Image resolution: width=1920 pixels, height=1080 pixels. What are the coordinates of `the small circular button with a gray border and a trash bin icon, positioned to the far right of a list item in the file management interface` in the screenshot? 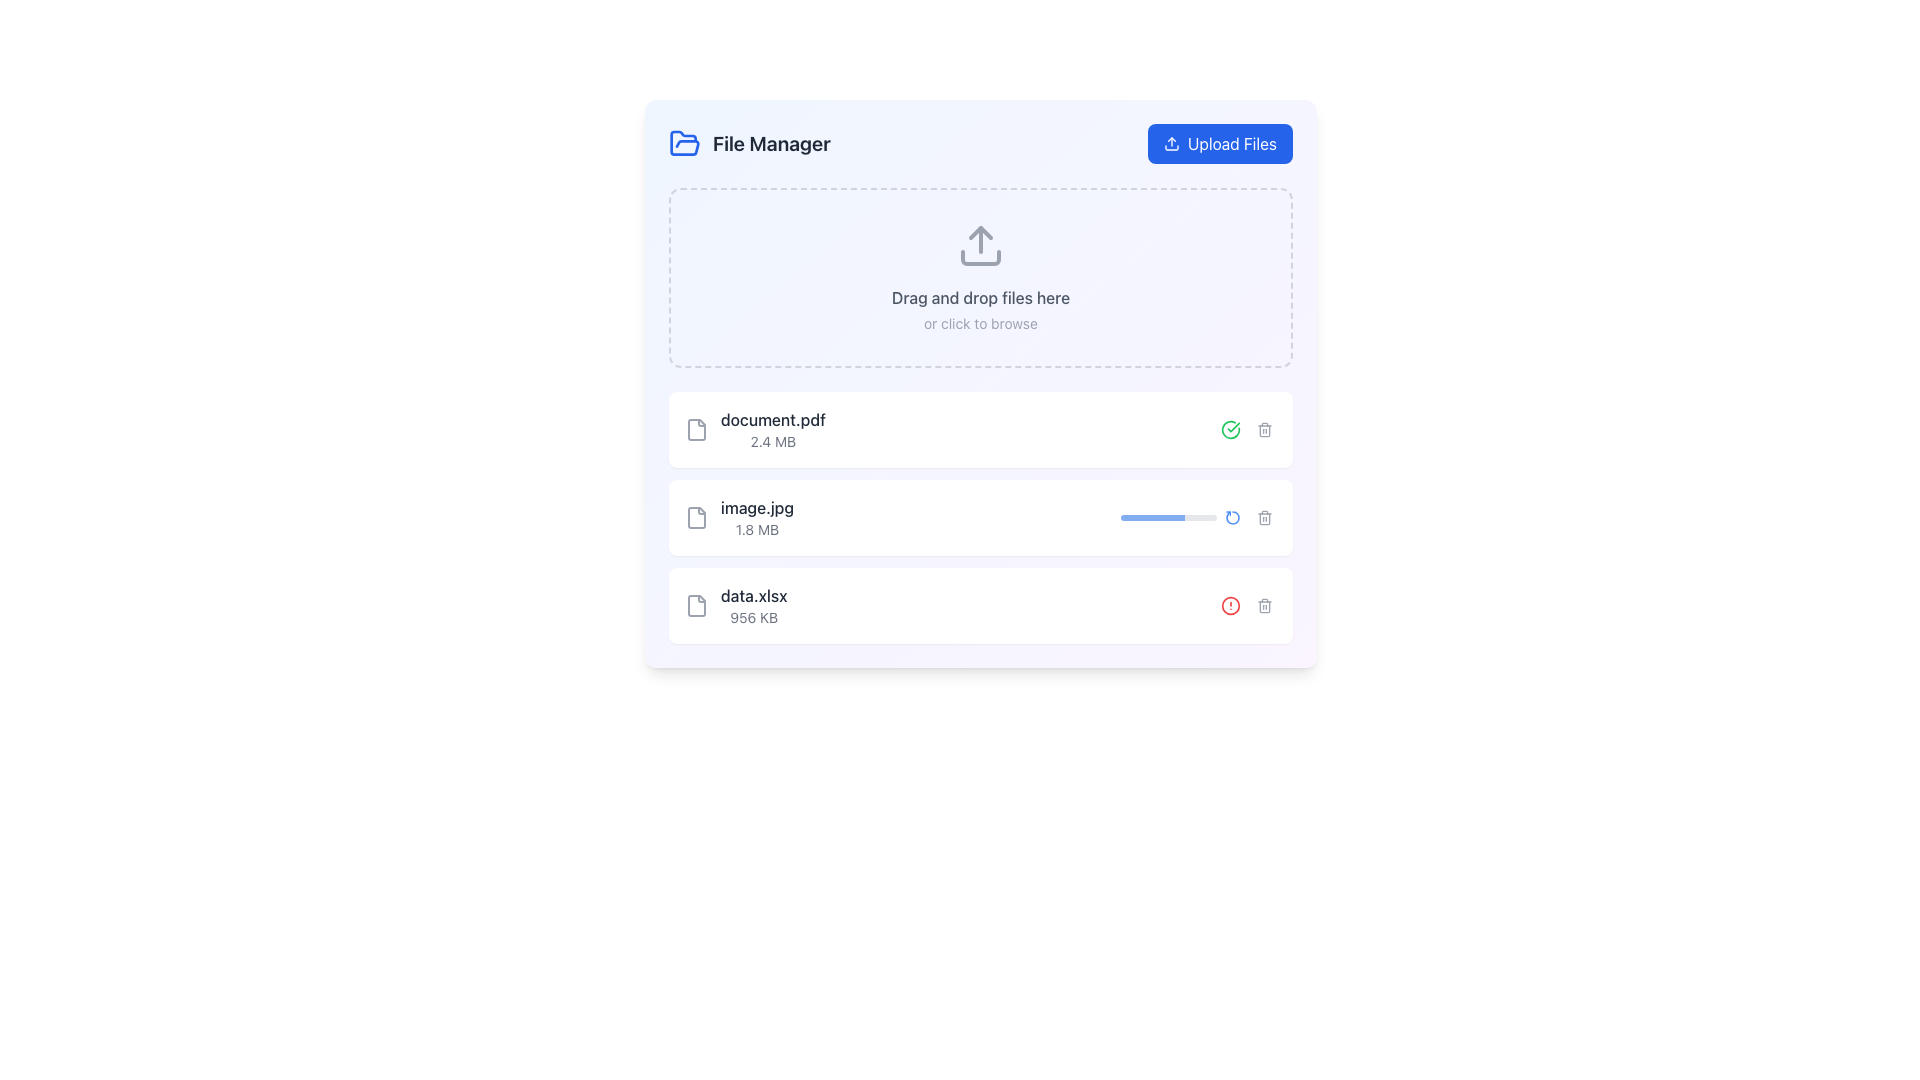 It's located at (1264, 516).